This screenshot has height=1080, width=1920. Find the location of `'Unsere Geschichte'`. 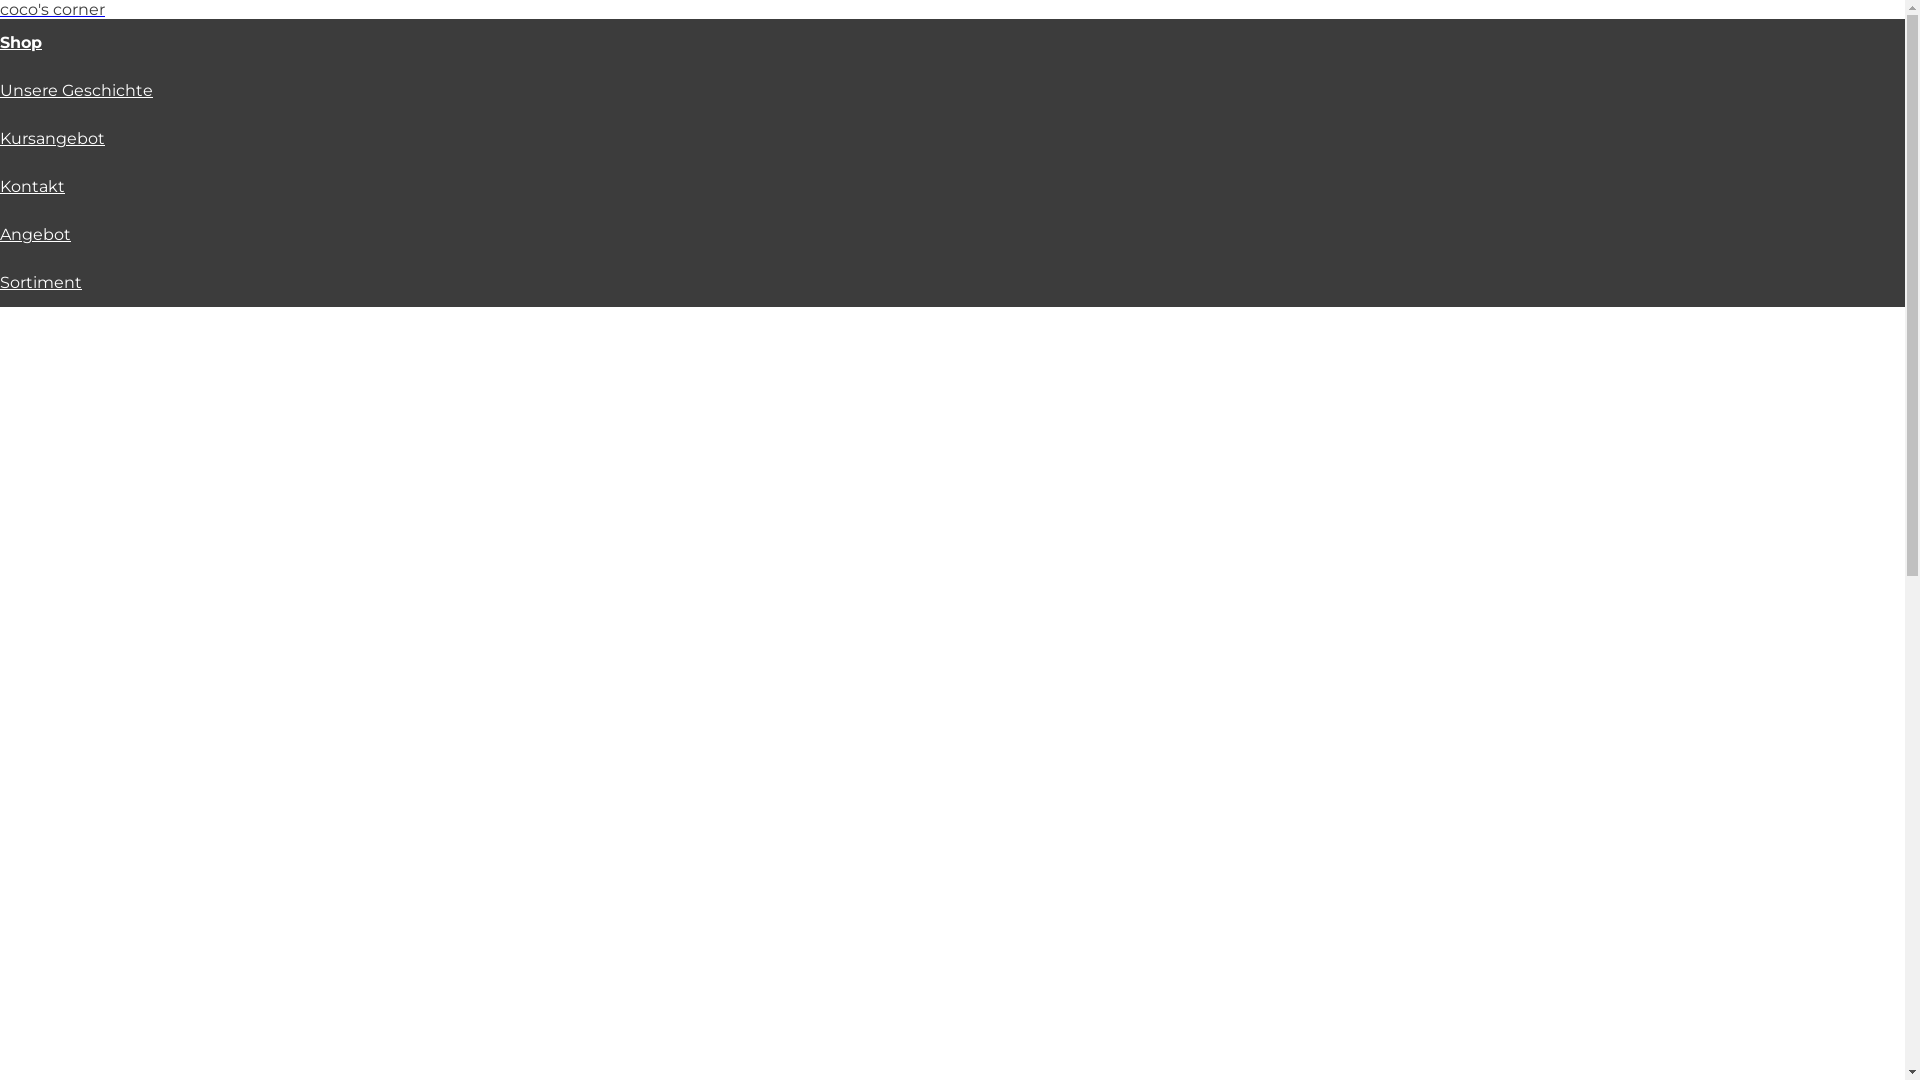

'Unsere Geschichte' is located at coordinates (76, 90).